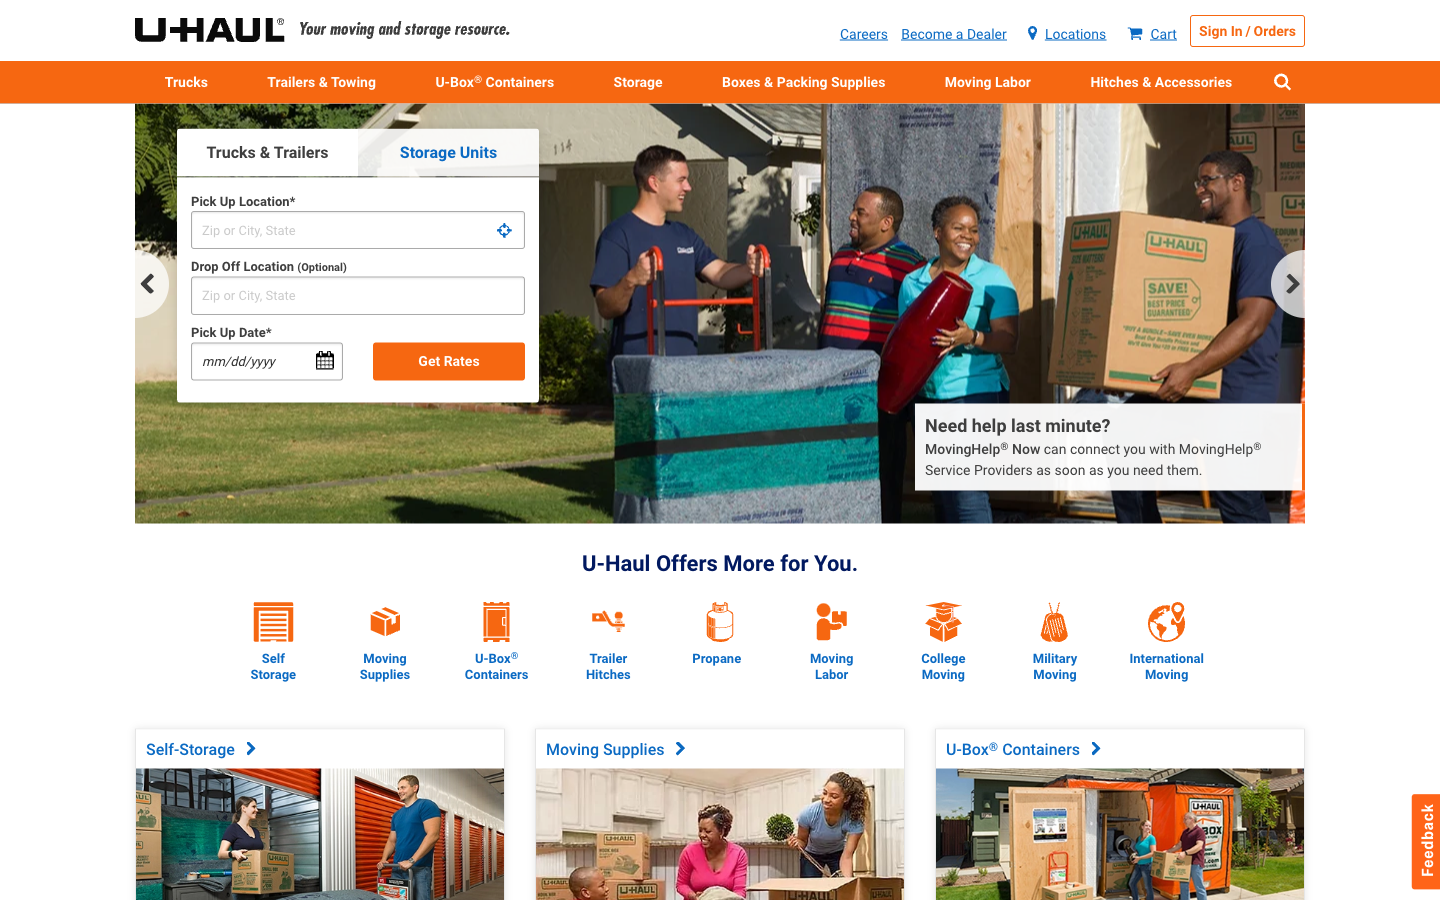  I want to click on Can you show me where to find rental information for trucks?, so click(186, 80).